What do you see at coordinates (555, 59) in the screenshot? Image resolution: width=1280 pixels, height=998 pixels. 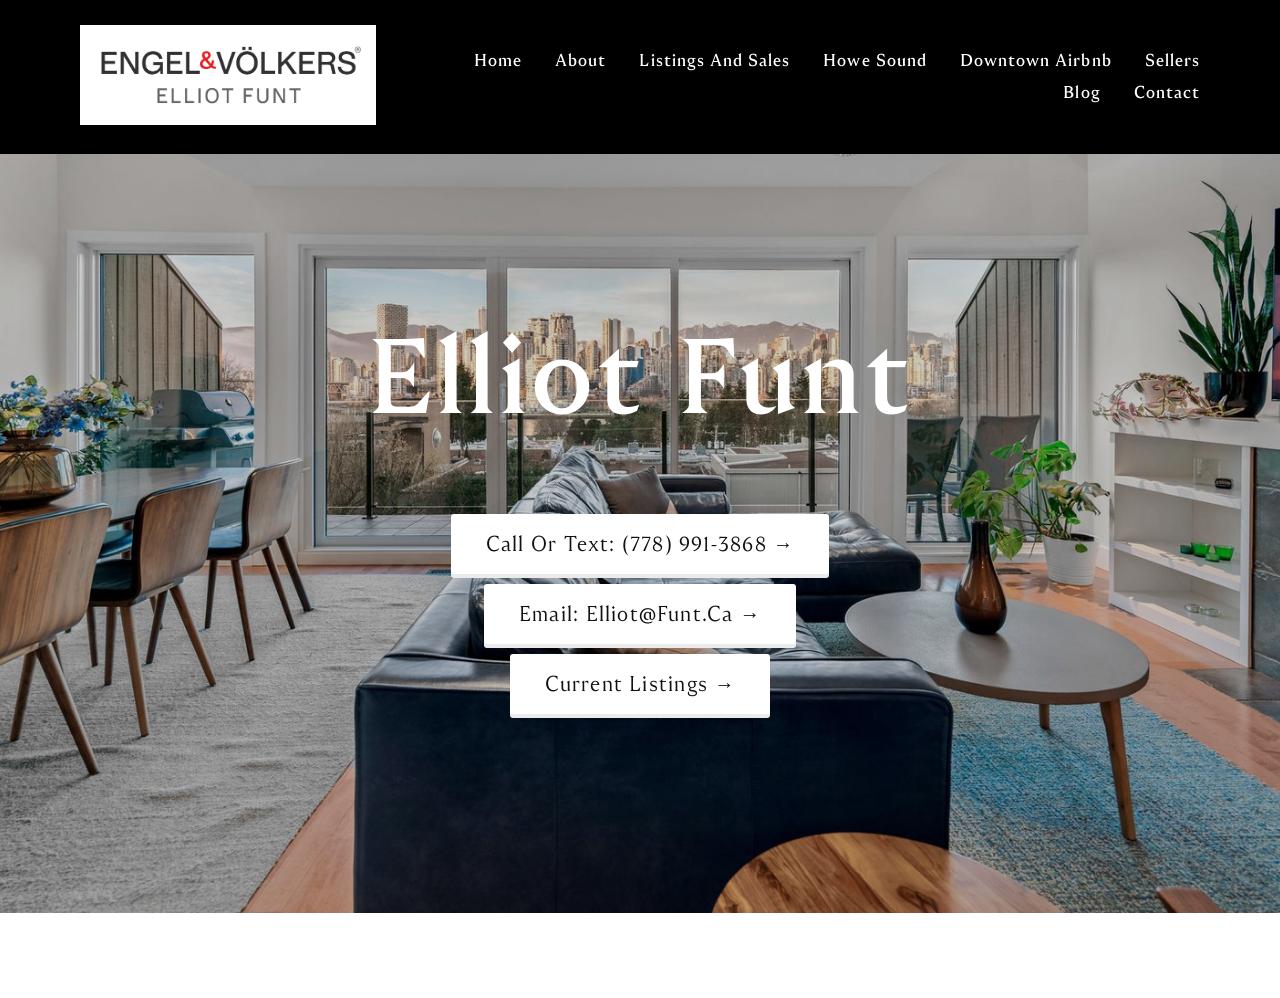 I see `'About'` at bounding box center [555, 59].